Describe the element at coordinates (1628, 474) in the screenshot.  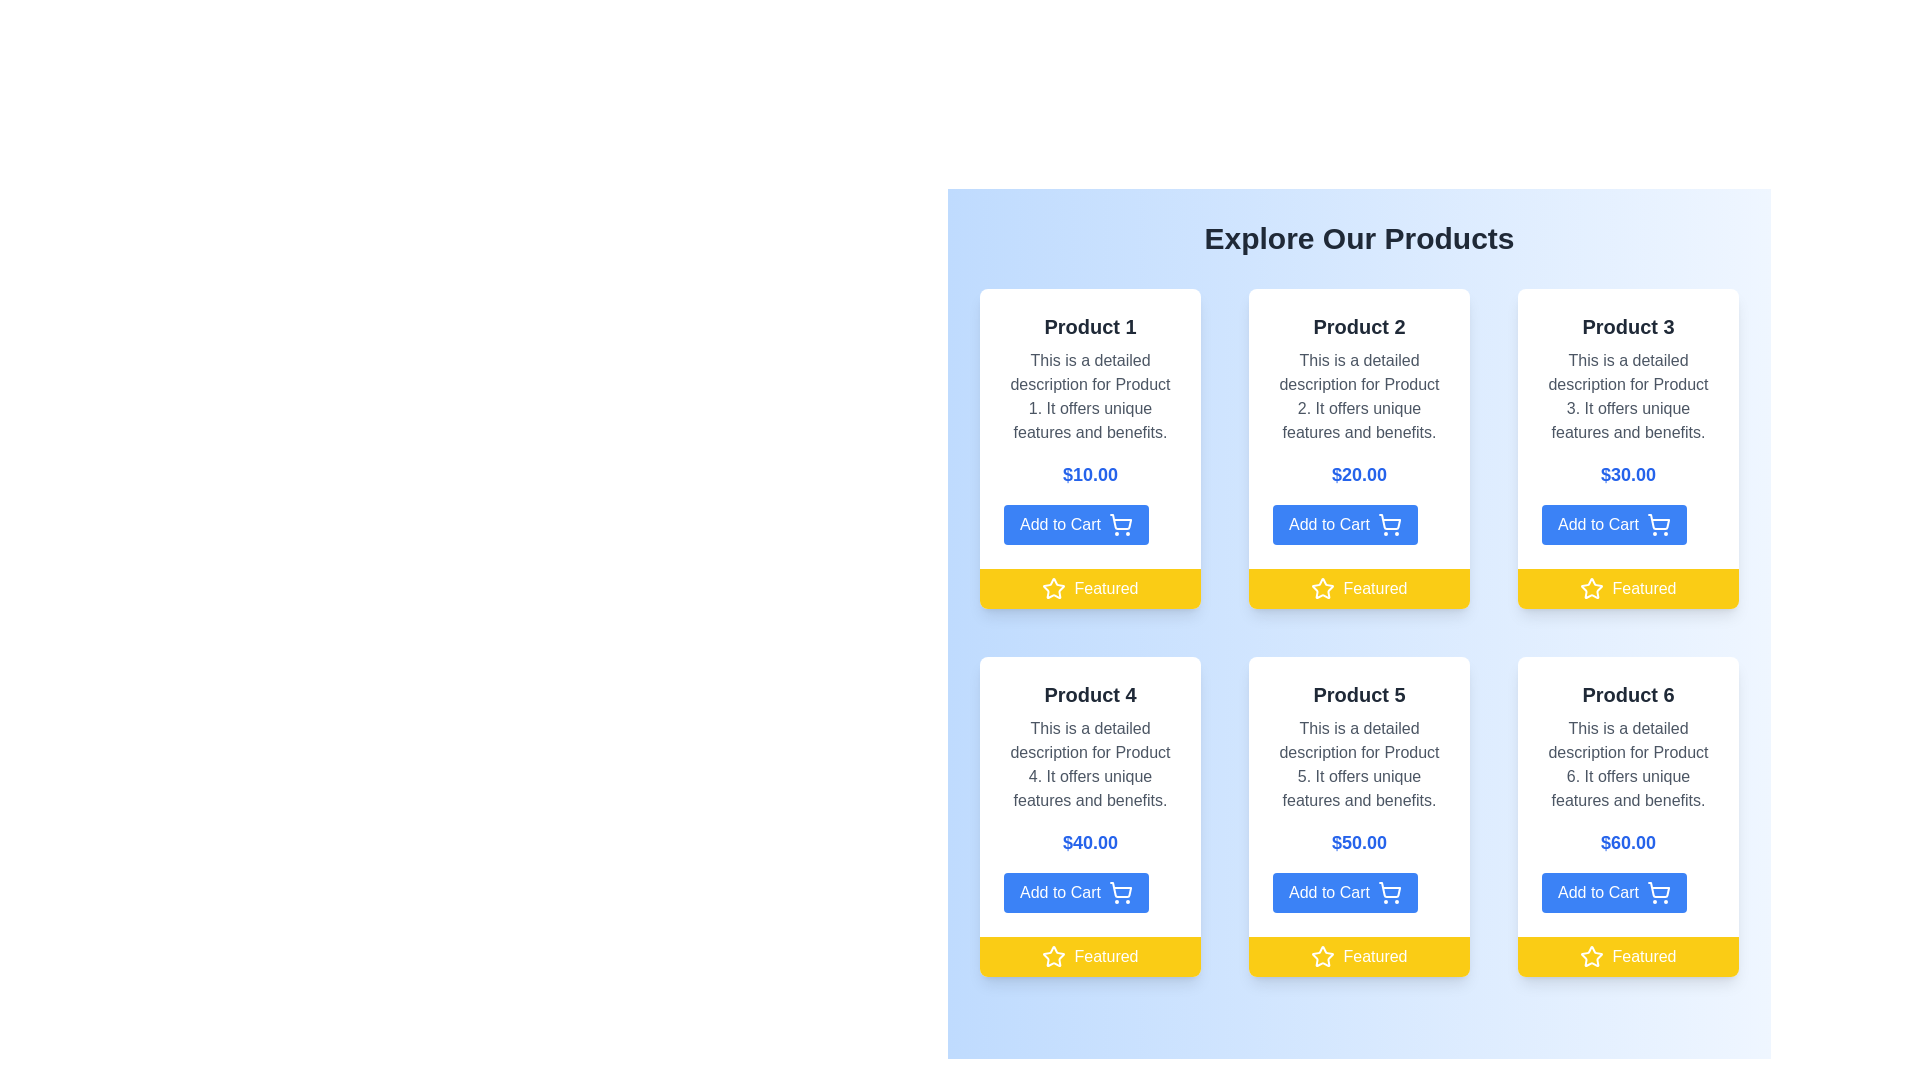
I see `the text display showing the price '$30.00', which is styled in bold blue font on a white background, located in the third product card of the first row` at that location.